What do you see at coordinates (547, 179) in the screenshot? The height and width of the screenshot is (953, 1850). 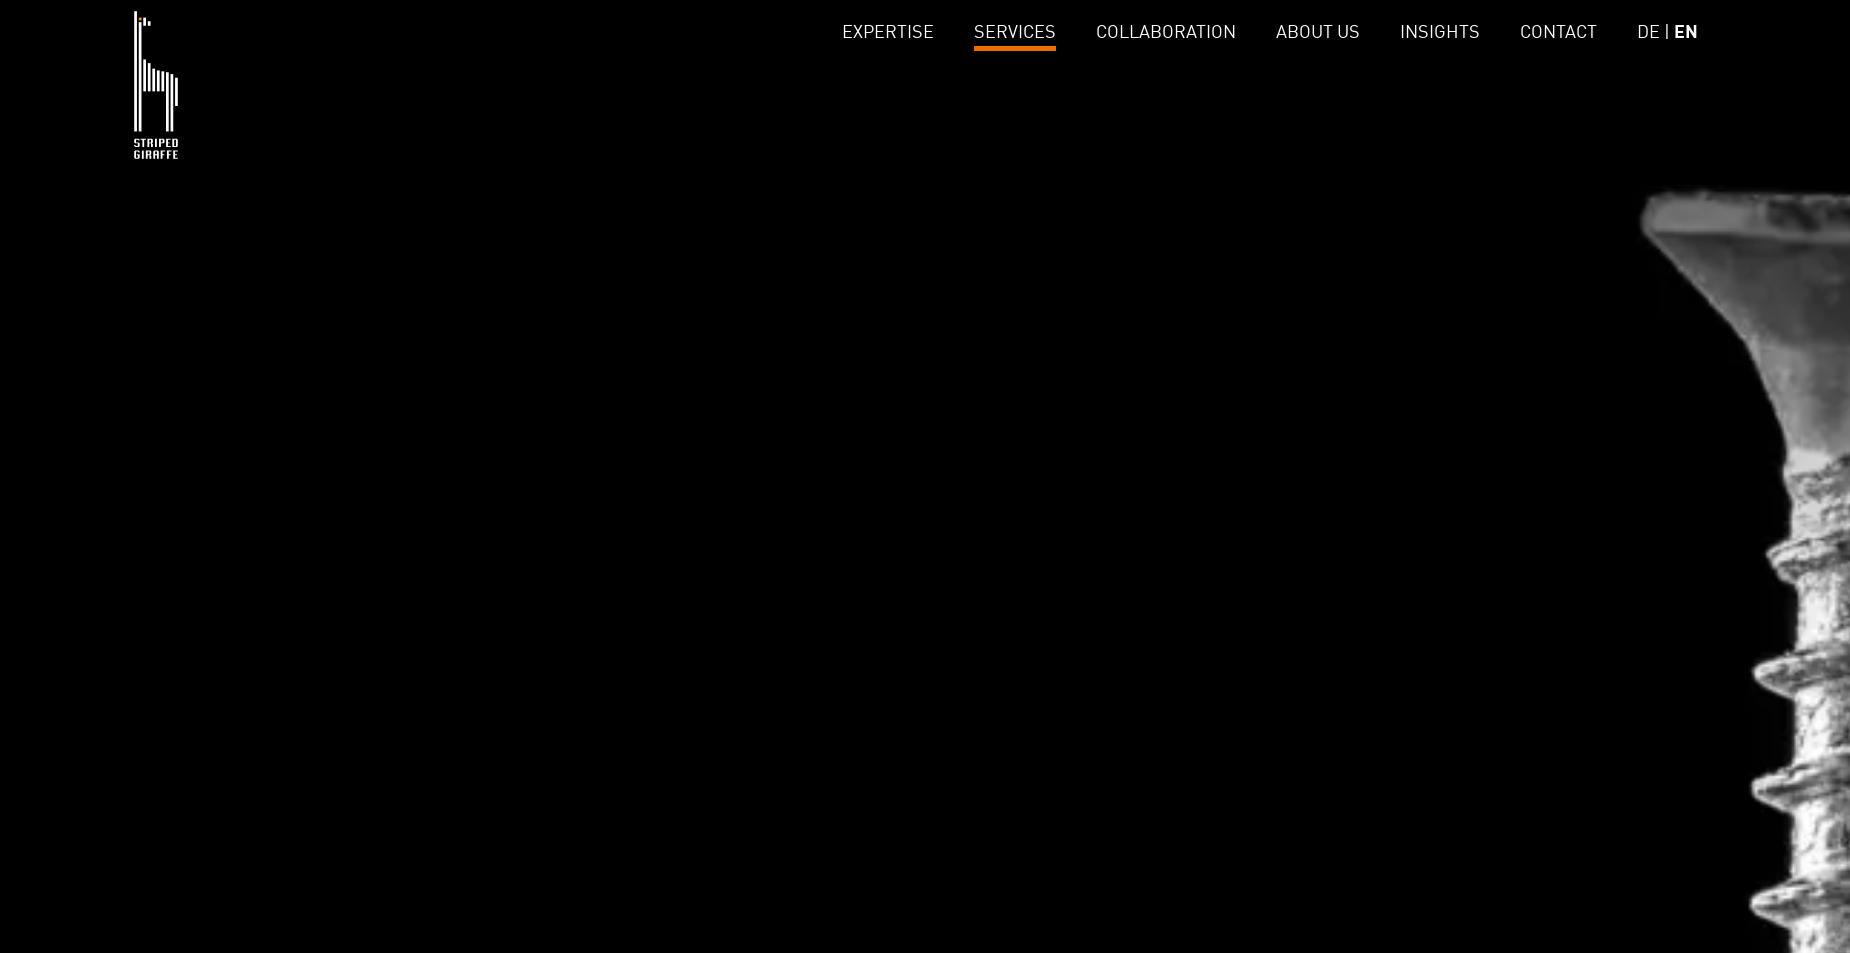 I see `'MDM'` at bounding box center [547, 179].